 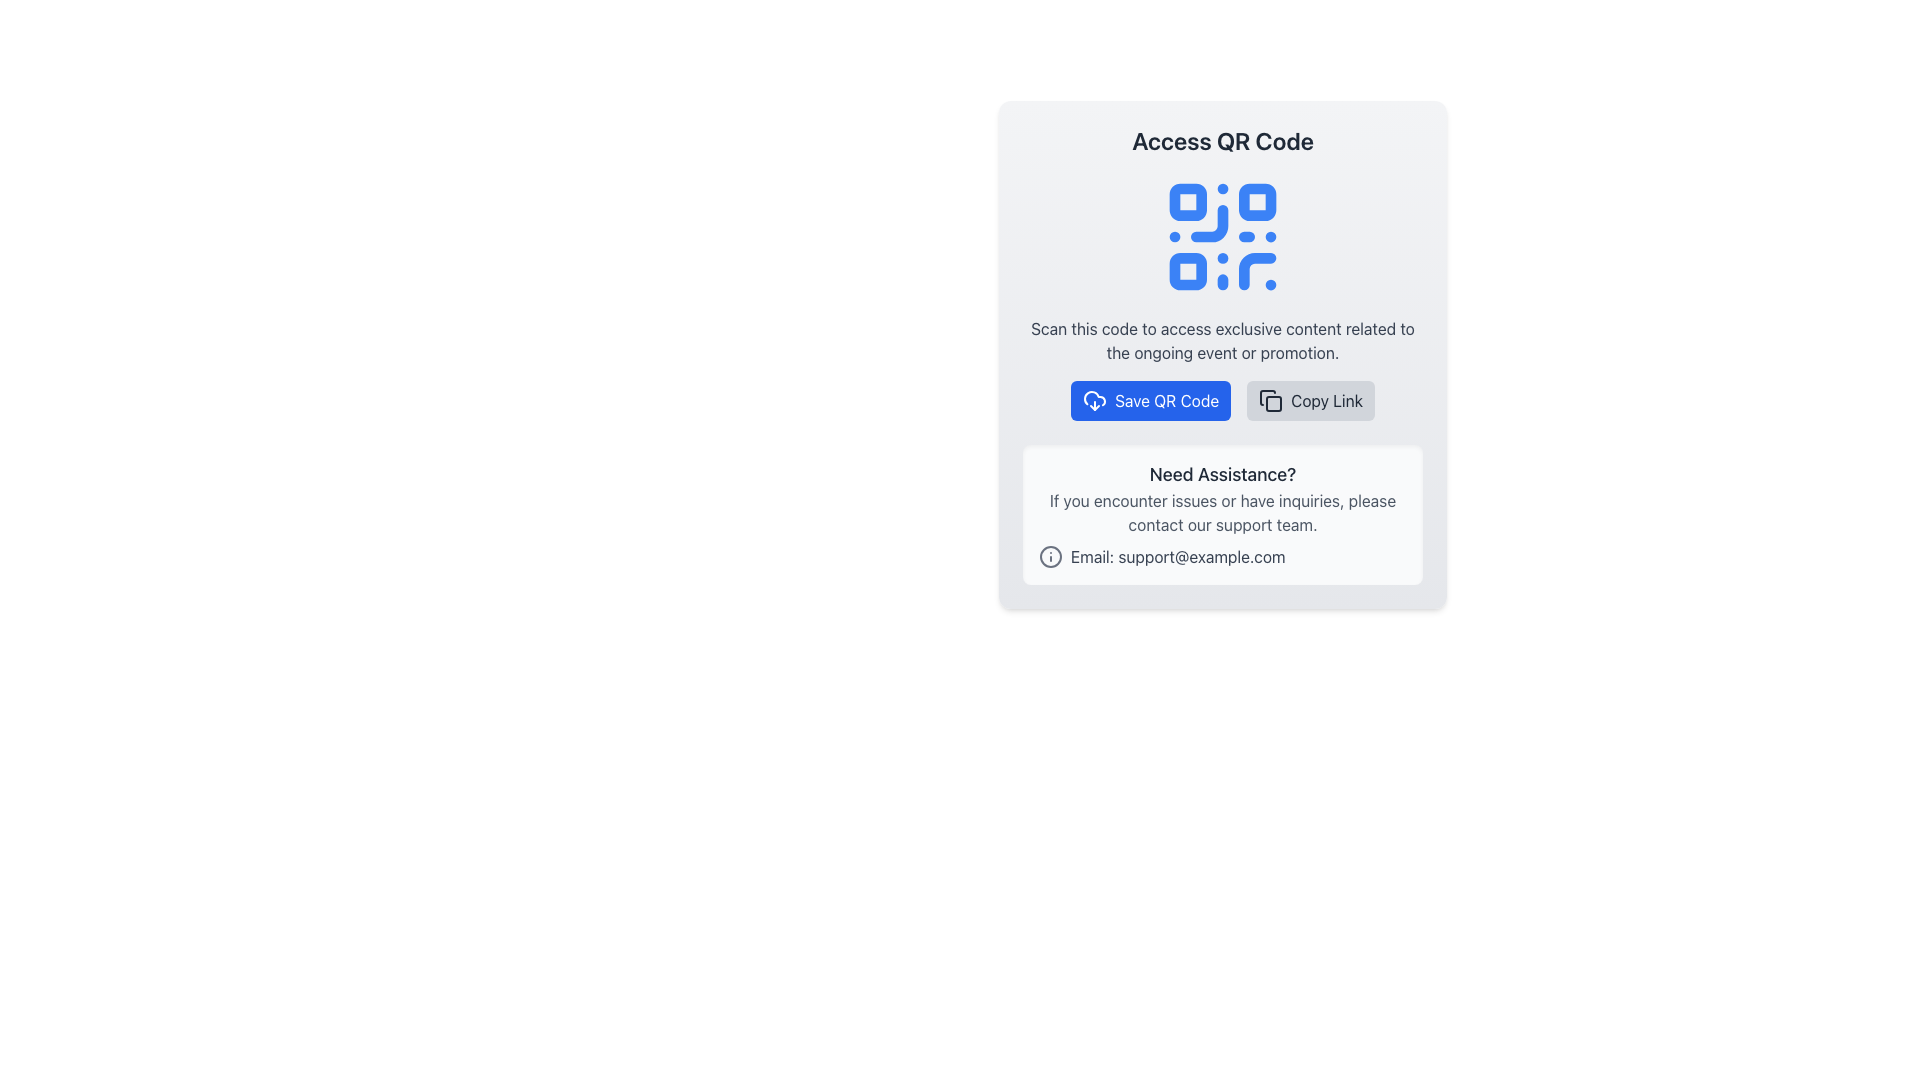 I want to click on the icon that represents the copy or duplication functionality, located just below the 'Save QR Code' button and to the right of the 'Copy Link' button in the central interface panel, so click(x=1267, y=397).